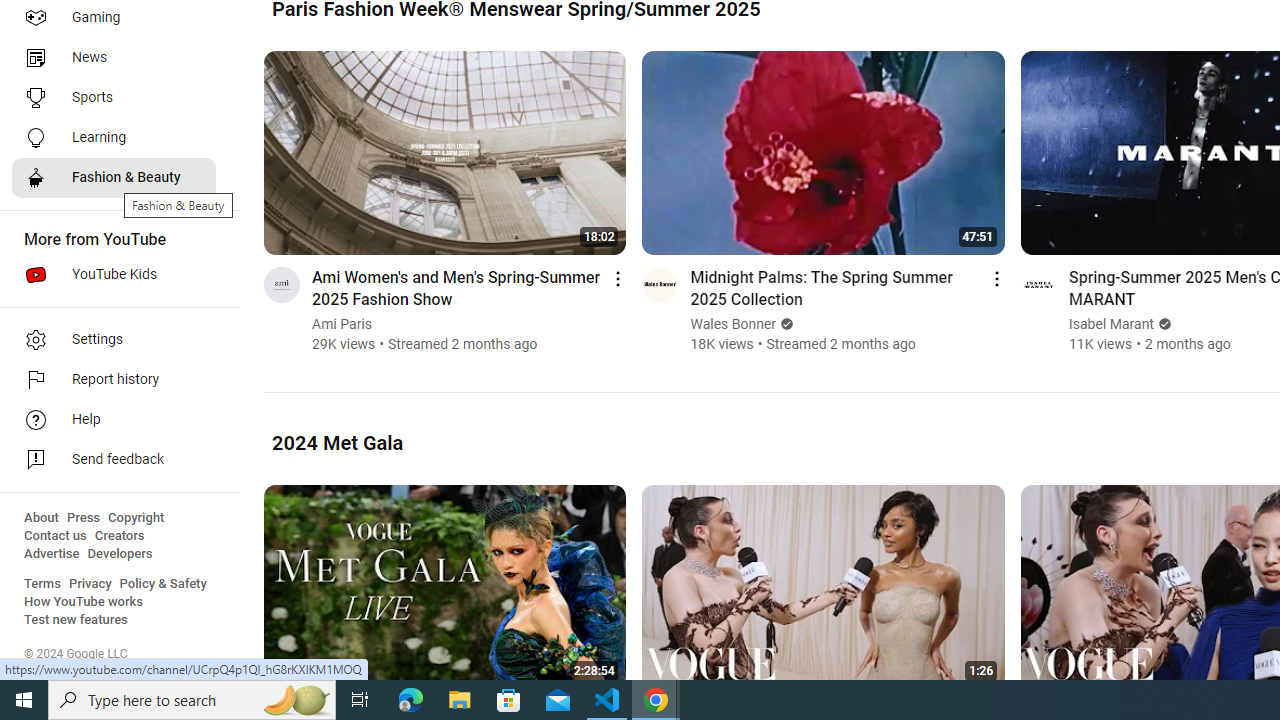  What do you see at coordinates (76, 619) in the screenshot?
I see `'Test new features'` at bounding box center [76, 619].